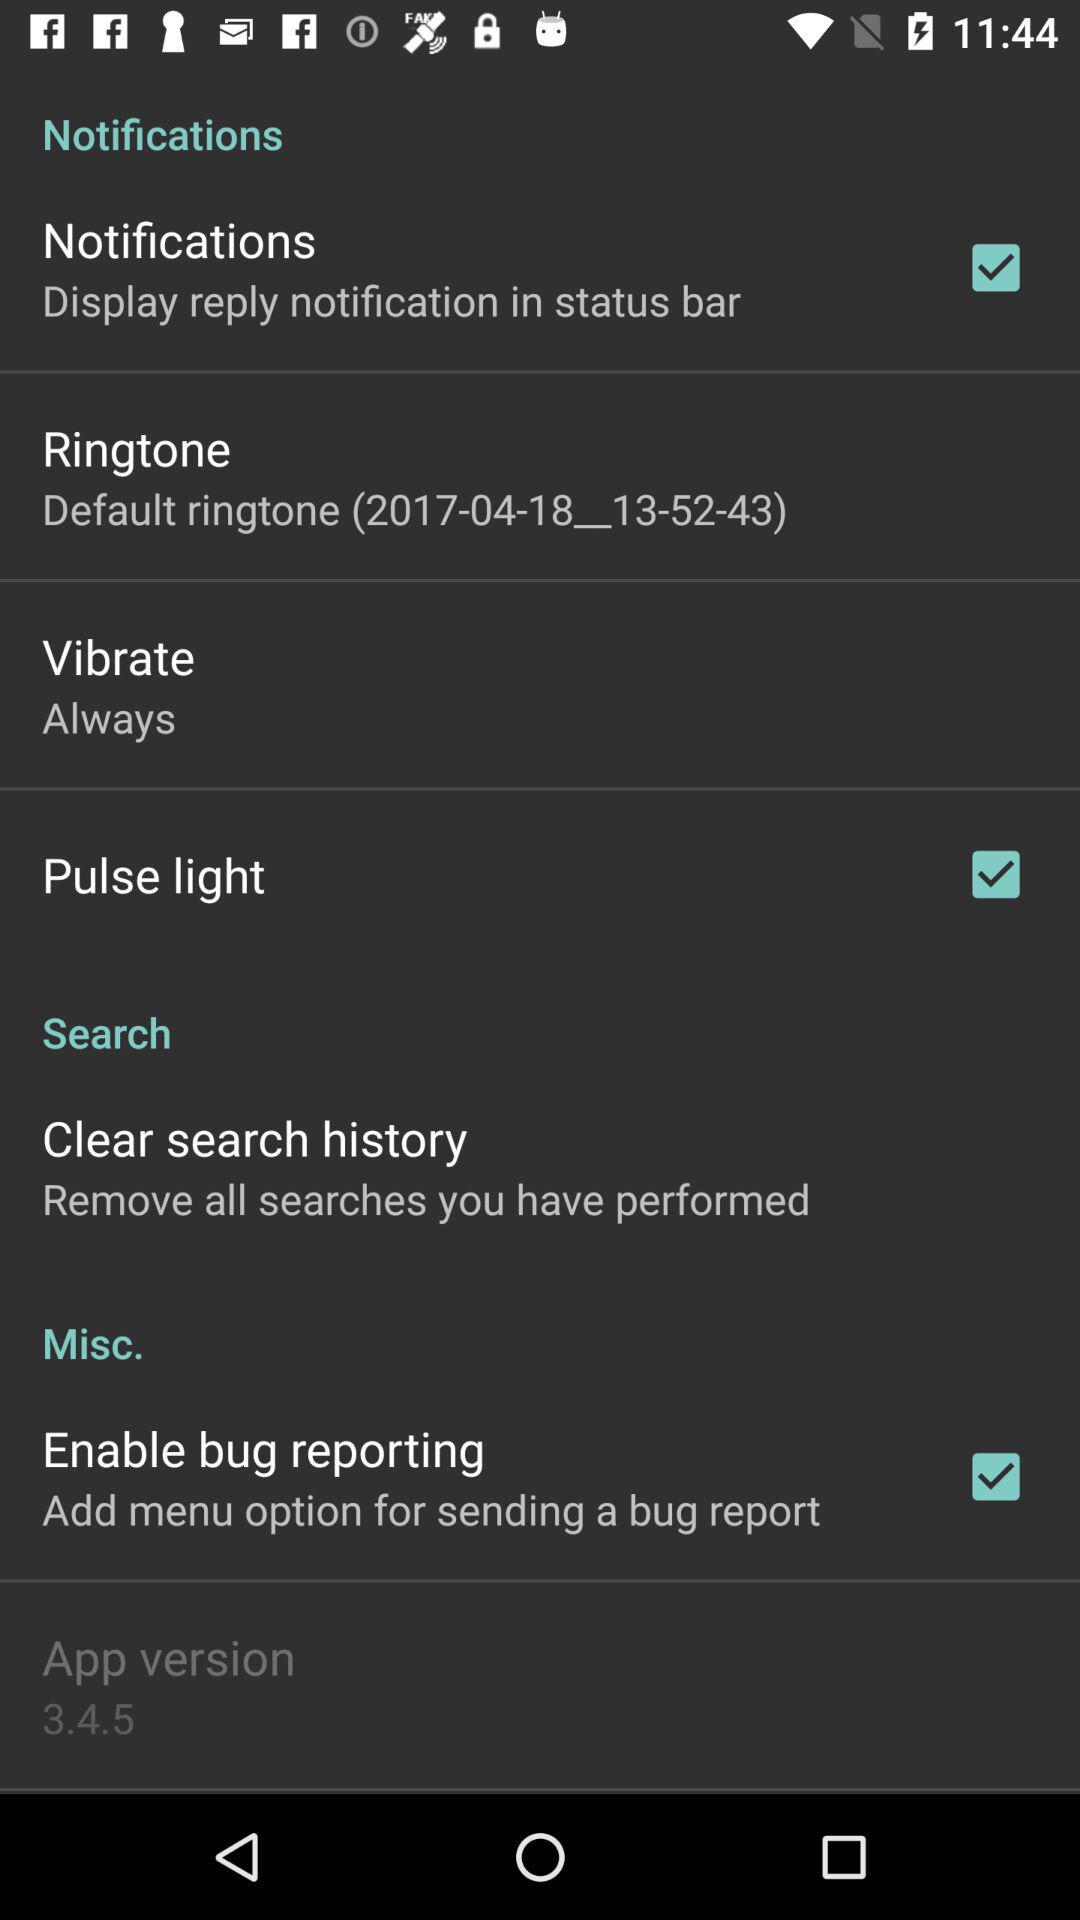 This screenshot has height=1920, width=1080. Describe the element at coordinates (425, 1198) in the screenshot. I see `app below clear search history icon` at that location.